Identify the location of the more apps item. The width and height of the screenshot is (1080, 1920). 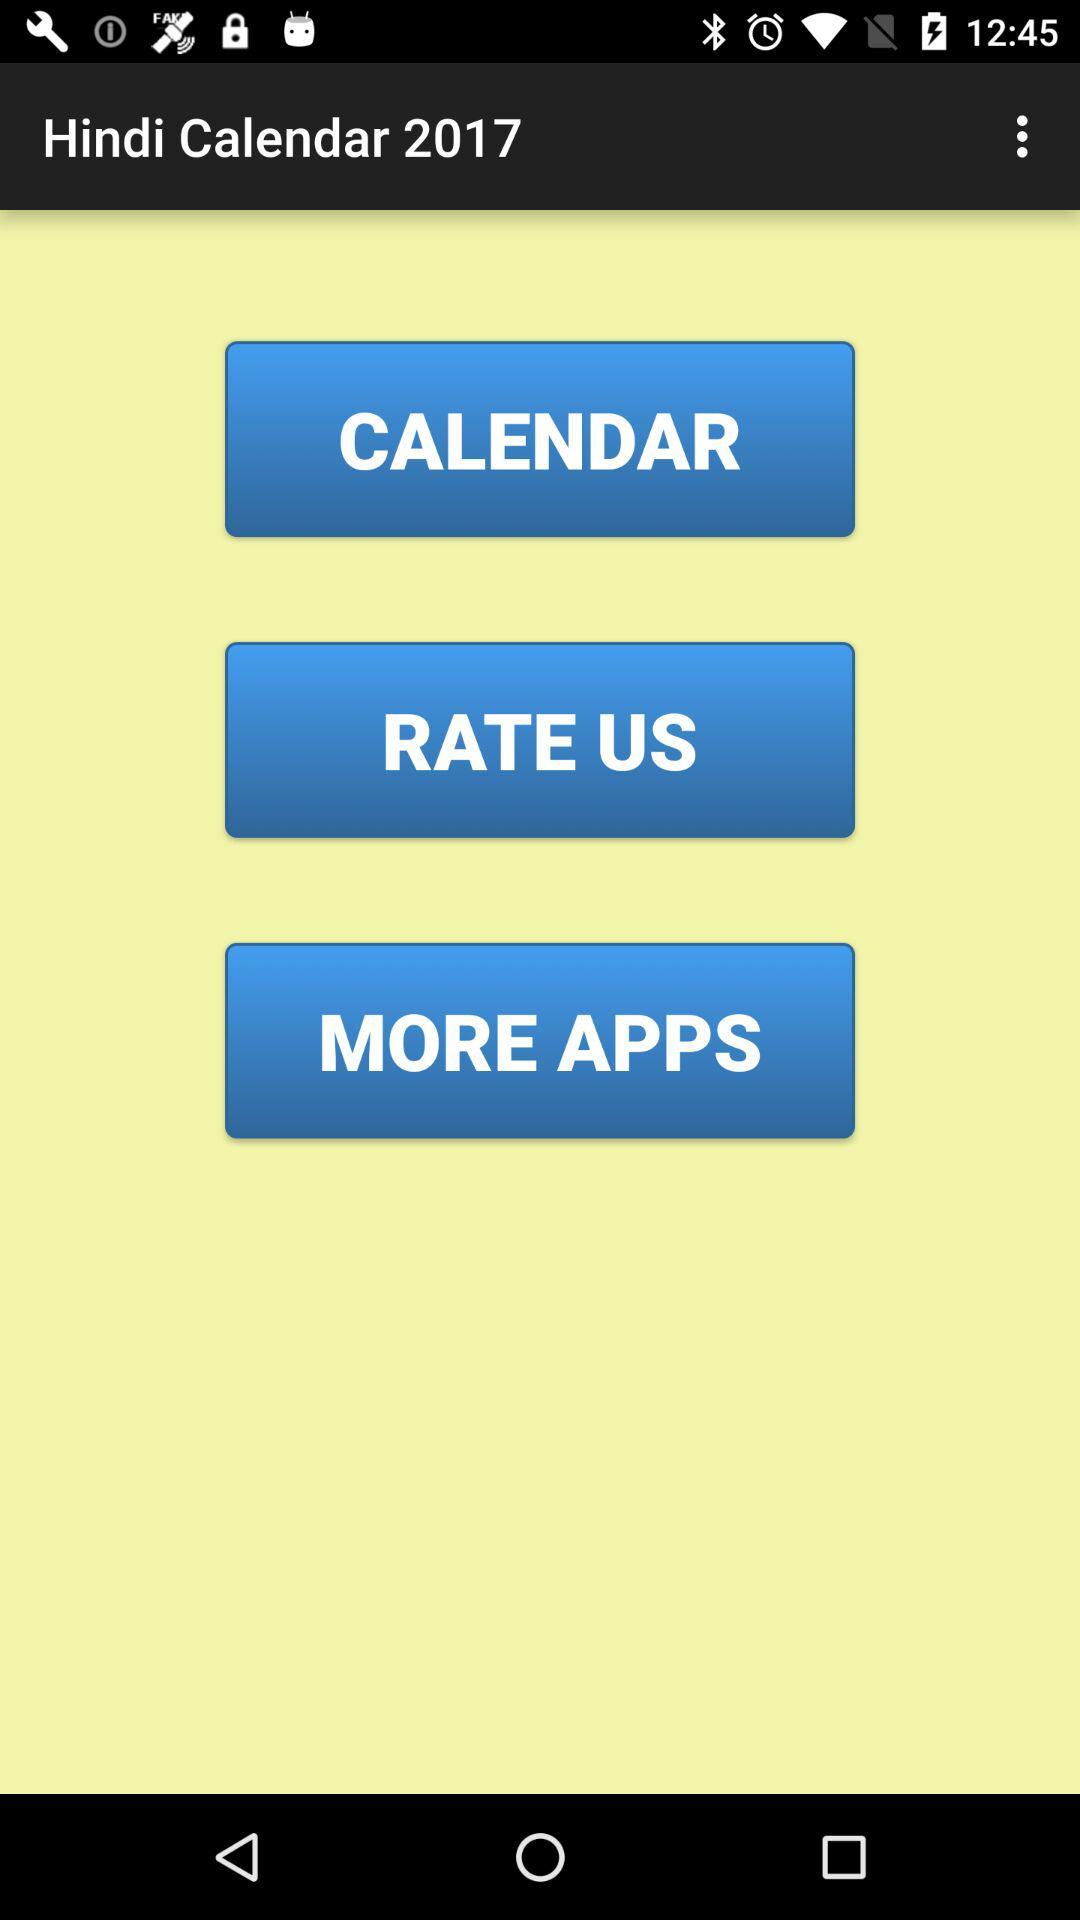
(540, 1040).